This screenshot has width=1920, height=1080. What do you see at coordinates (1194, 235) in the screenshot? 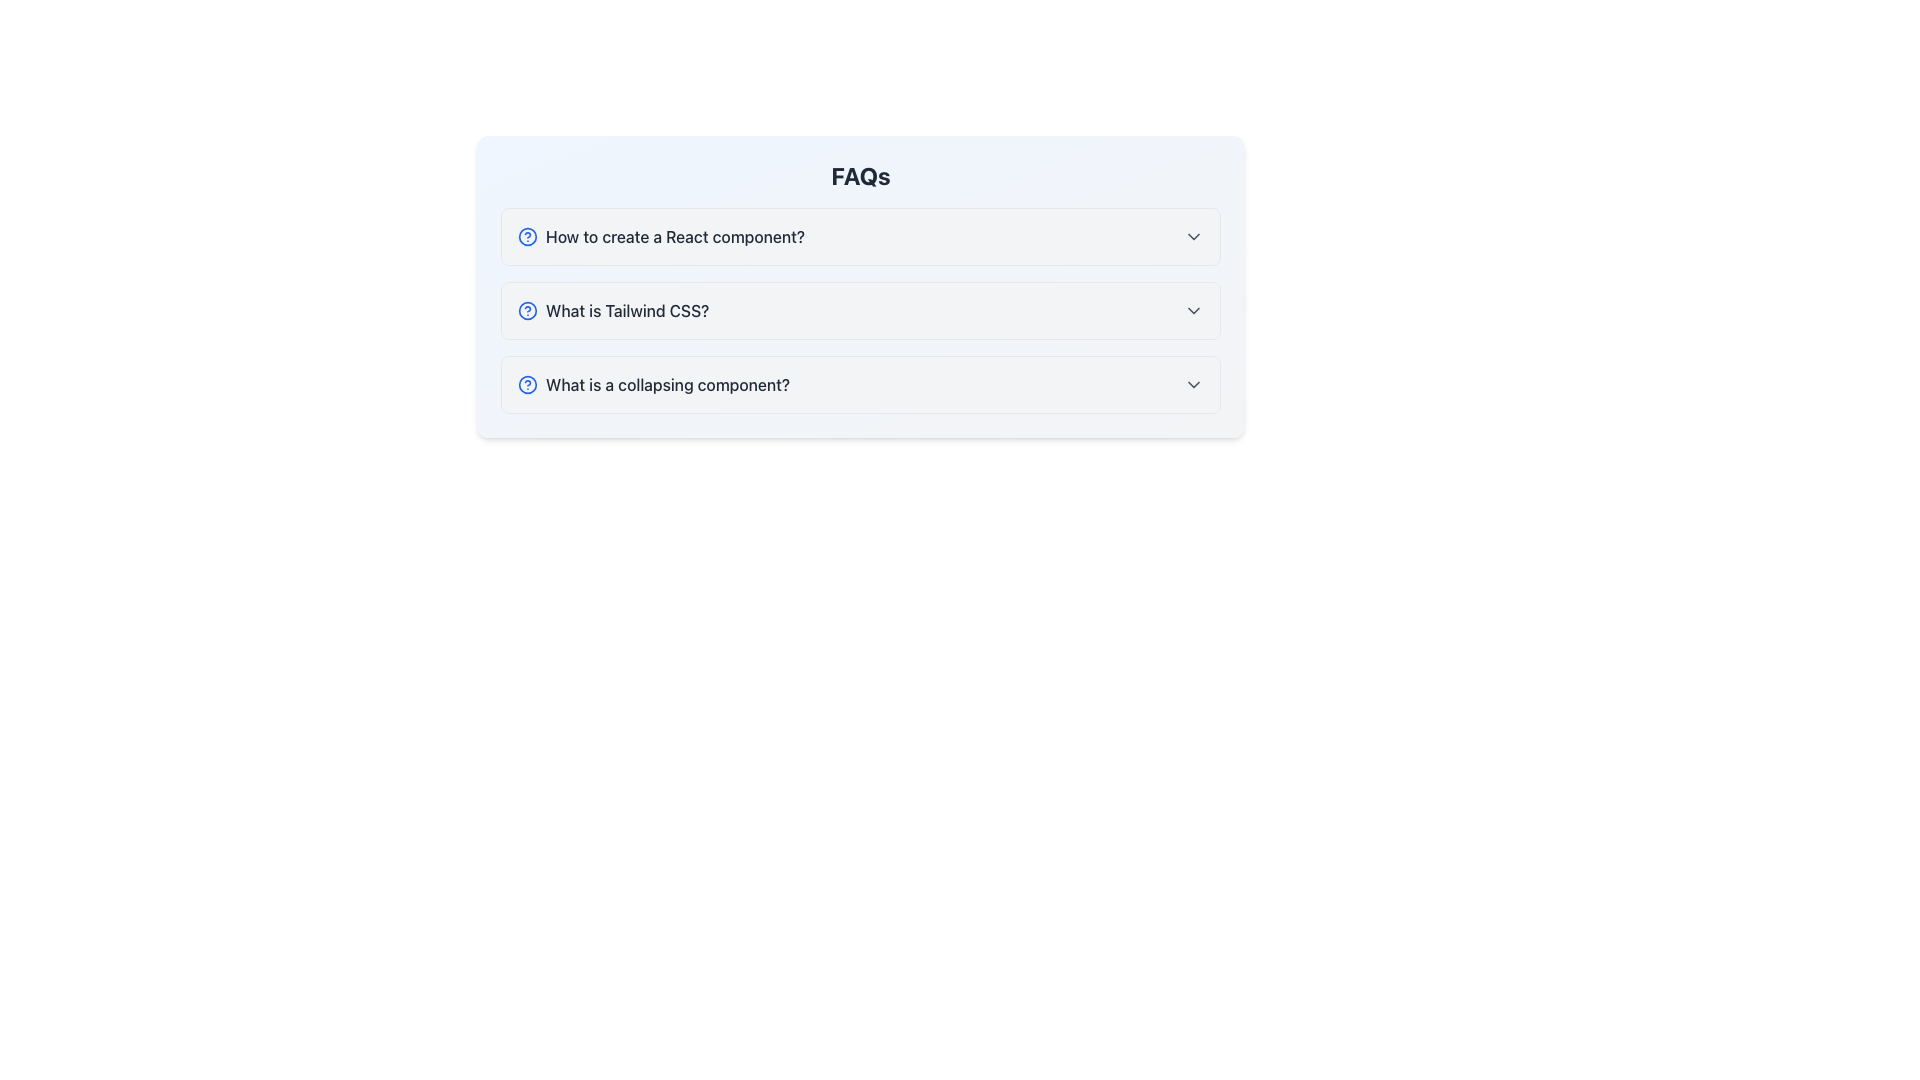
I see `the rightmost chevron icon` at bounding box center [1194, 235].